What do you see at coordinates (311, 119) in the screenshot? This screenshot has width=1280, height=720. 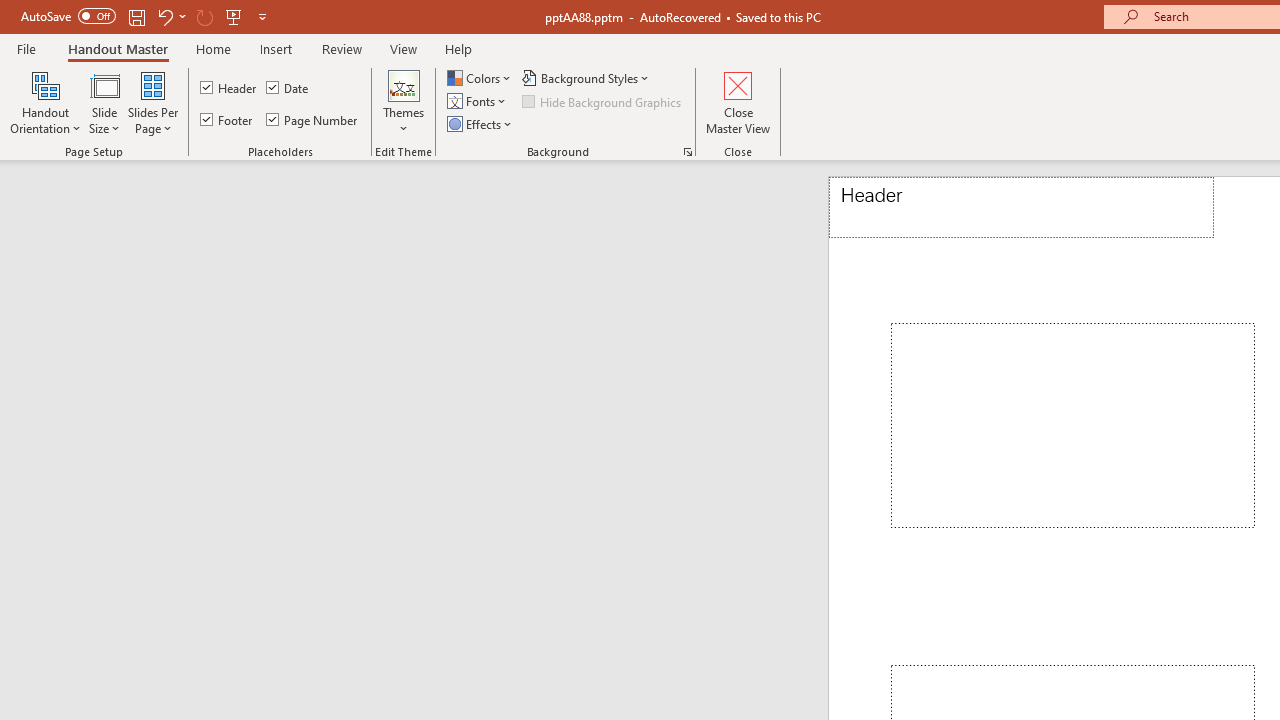 I see `'Page Number'` at bounding box center [311, 119].